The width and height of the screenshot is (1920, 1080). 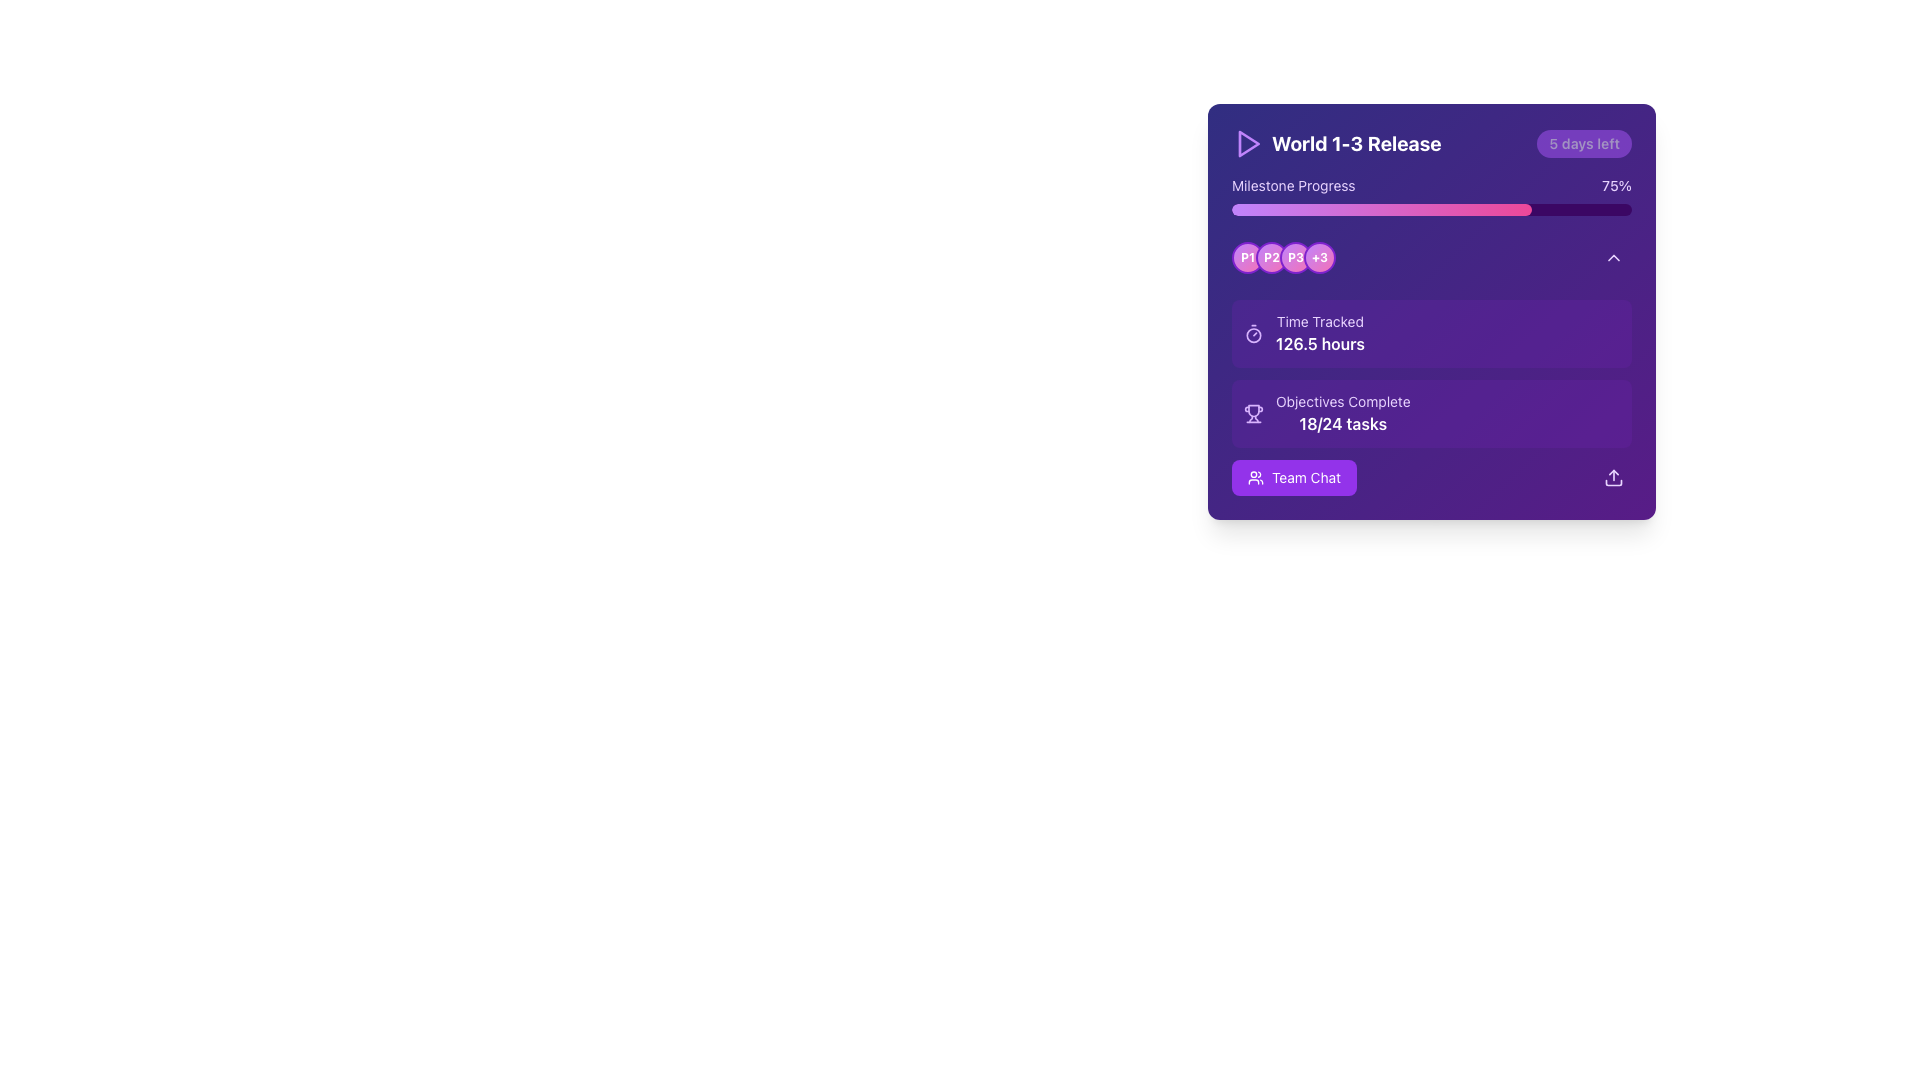 I want to click on the decorative timer icon component that symbolizes the 'Time Tracked' metric, located in the upper left area of the card, so click(x=1252, y=334).